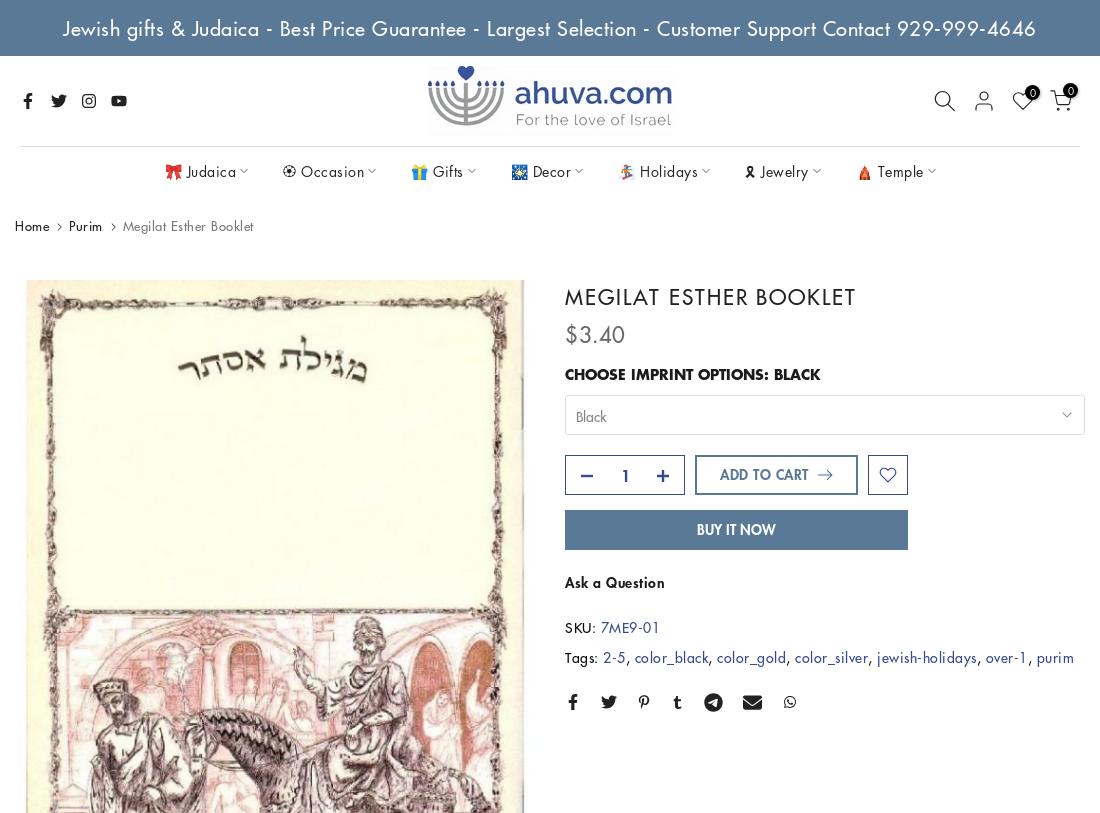  What do you see at coordinates (563, 373) in the screenshot?
I see `'Choose Imprint Options:'` at bounding box center [563, 373].